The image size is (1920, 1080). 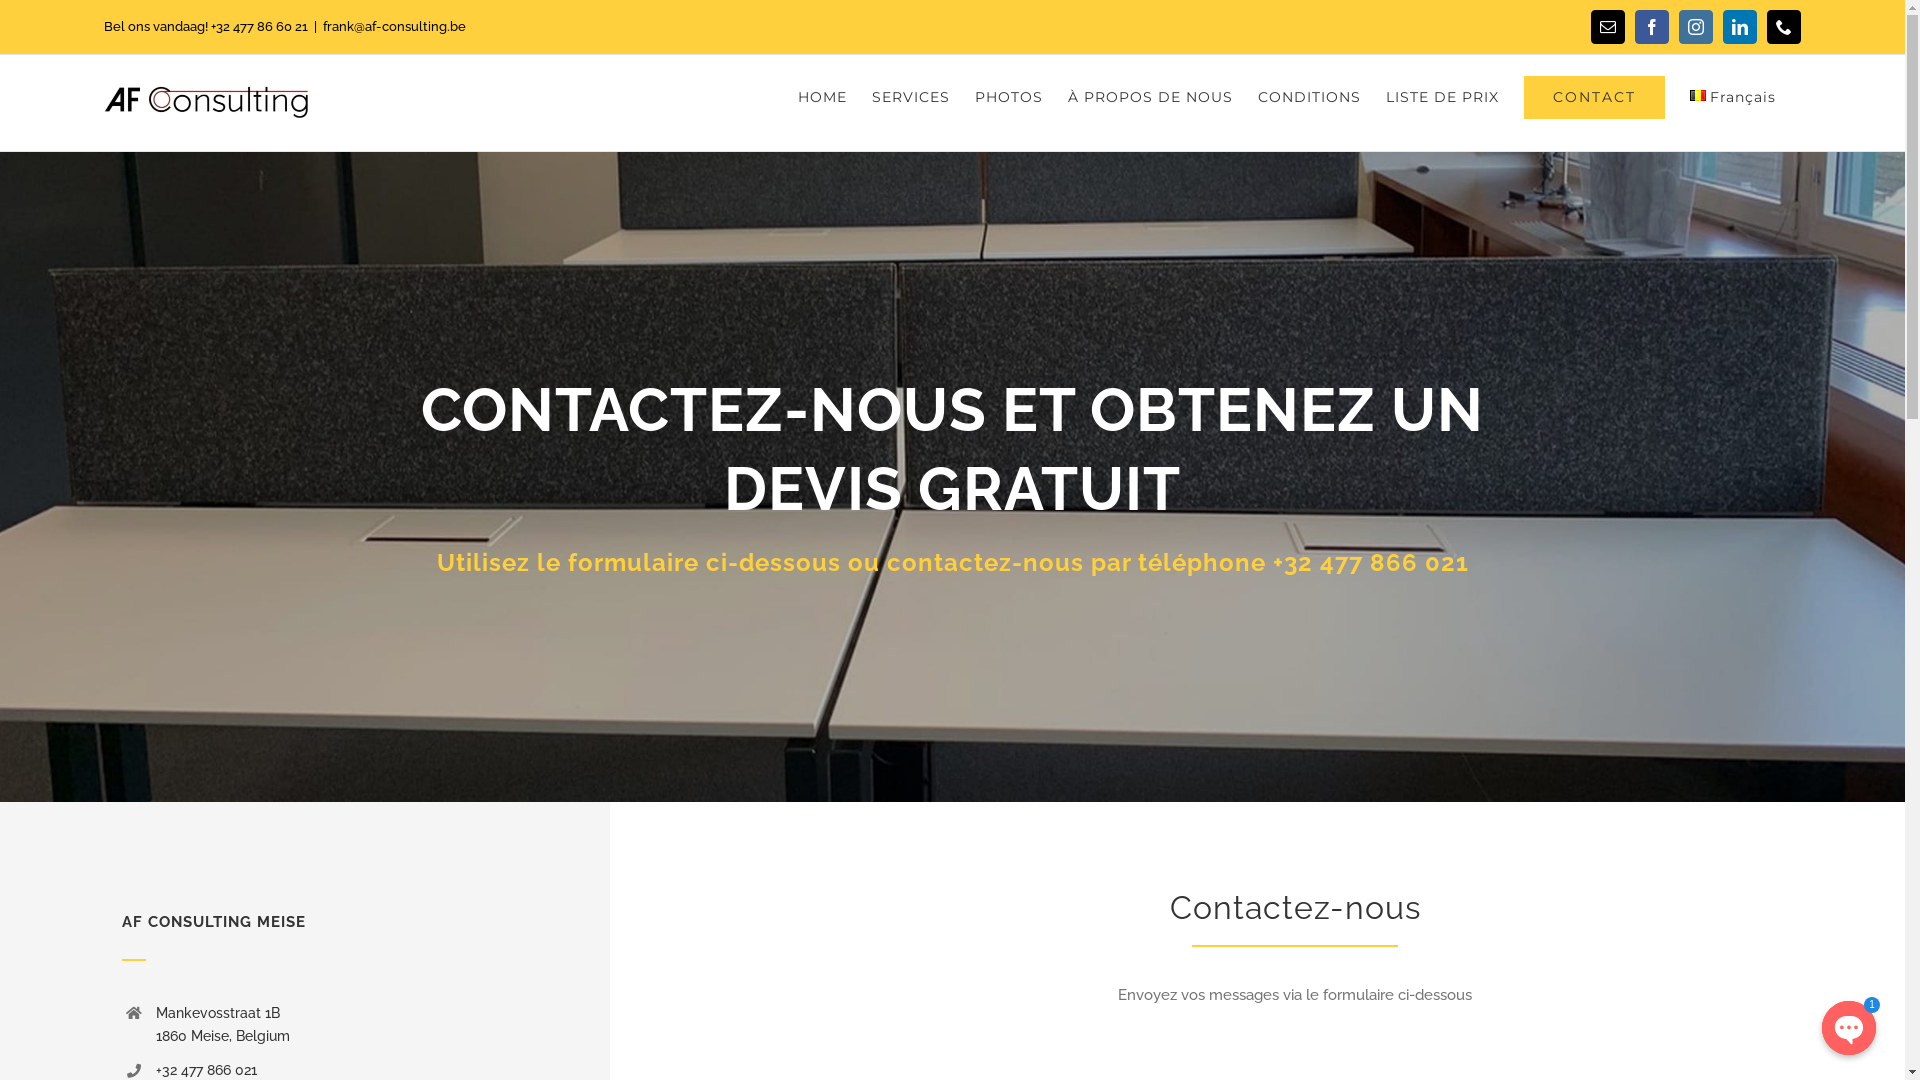 What do you see at coordinates (1651, 27) in the screenshot?
I see `'Facebook'` at bounding box center [1651, 27].